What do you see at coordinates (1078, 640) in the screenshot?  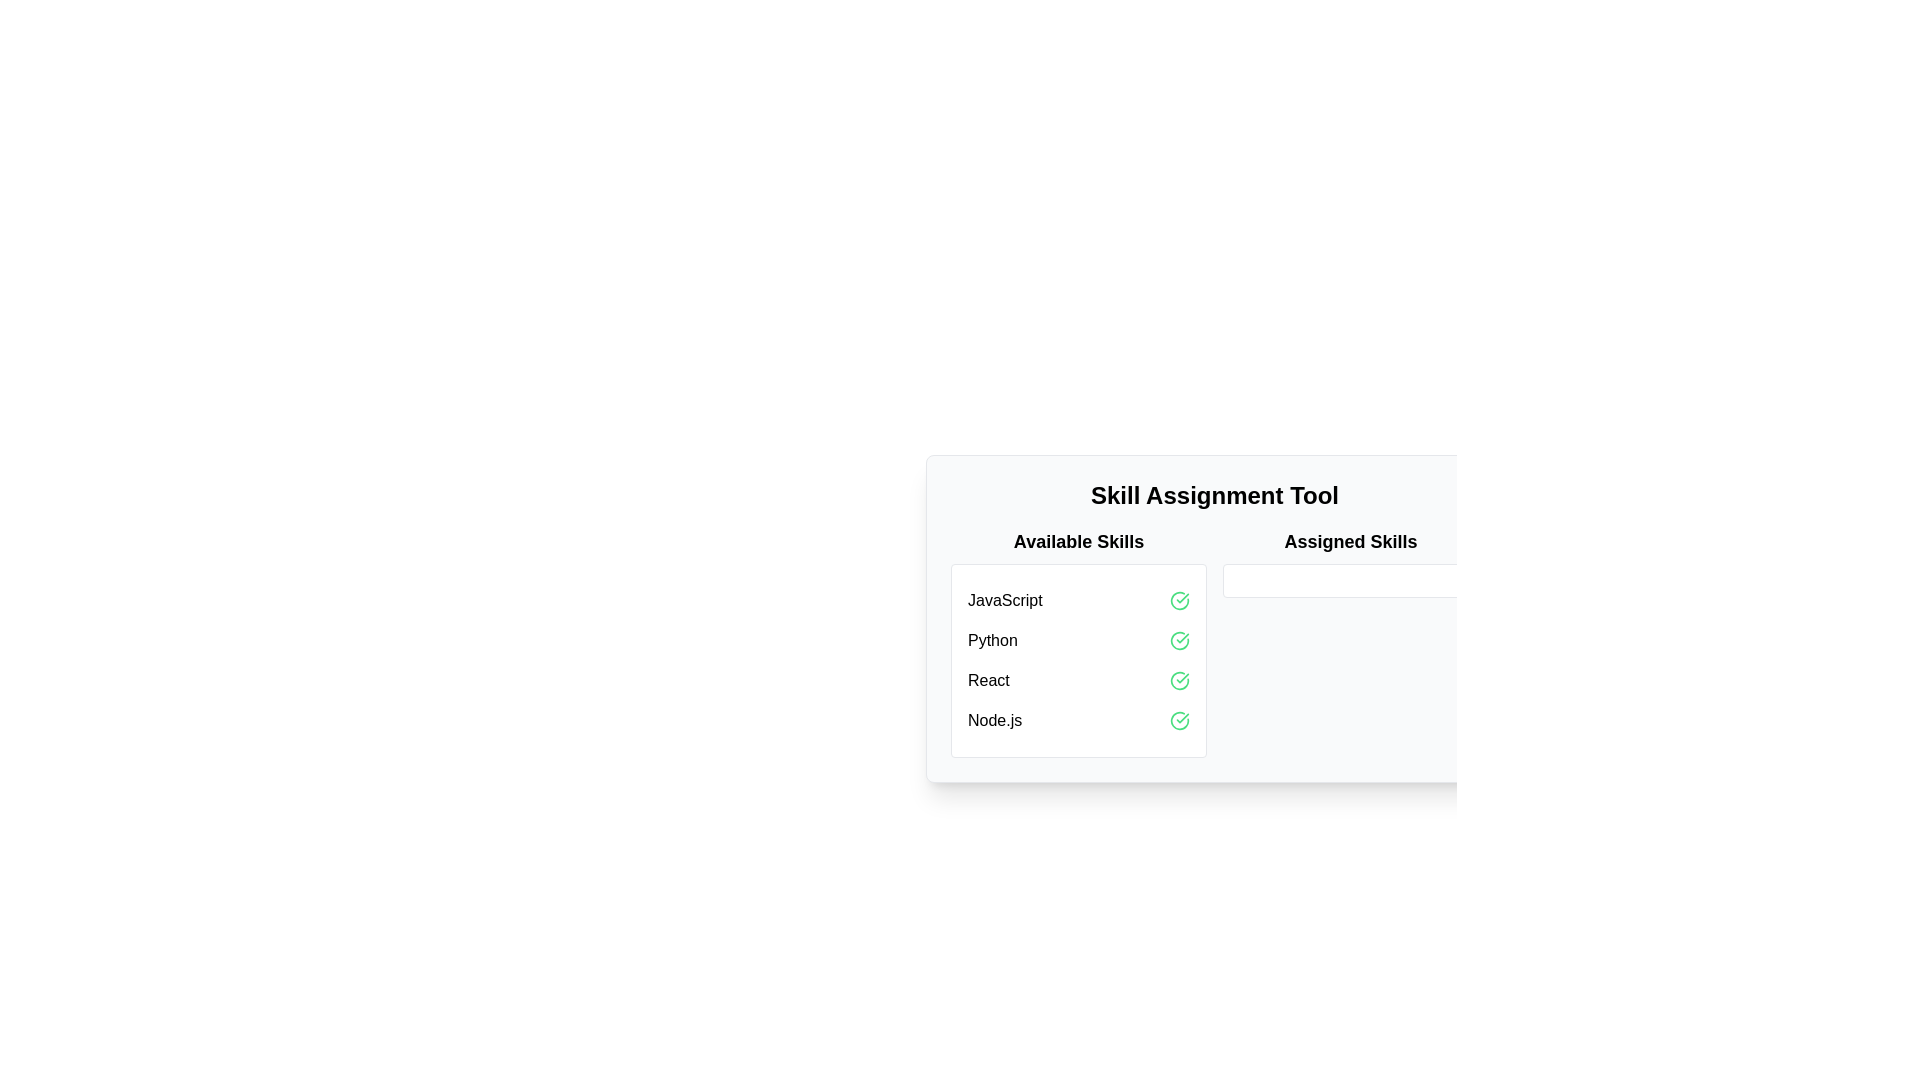 I see `the second skill option labeled 'Python' in the 'Available Skills' box` at bounding box center [1078, 640].